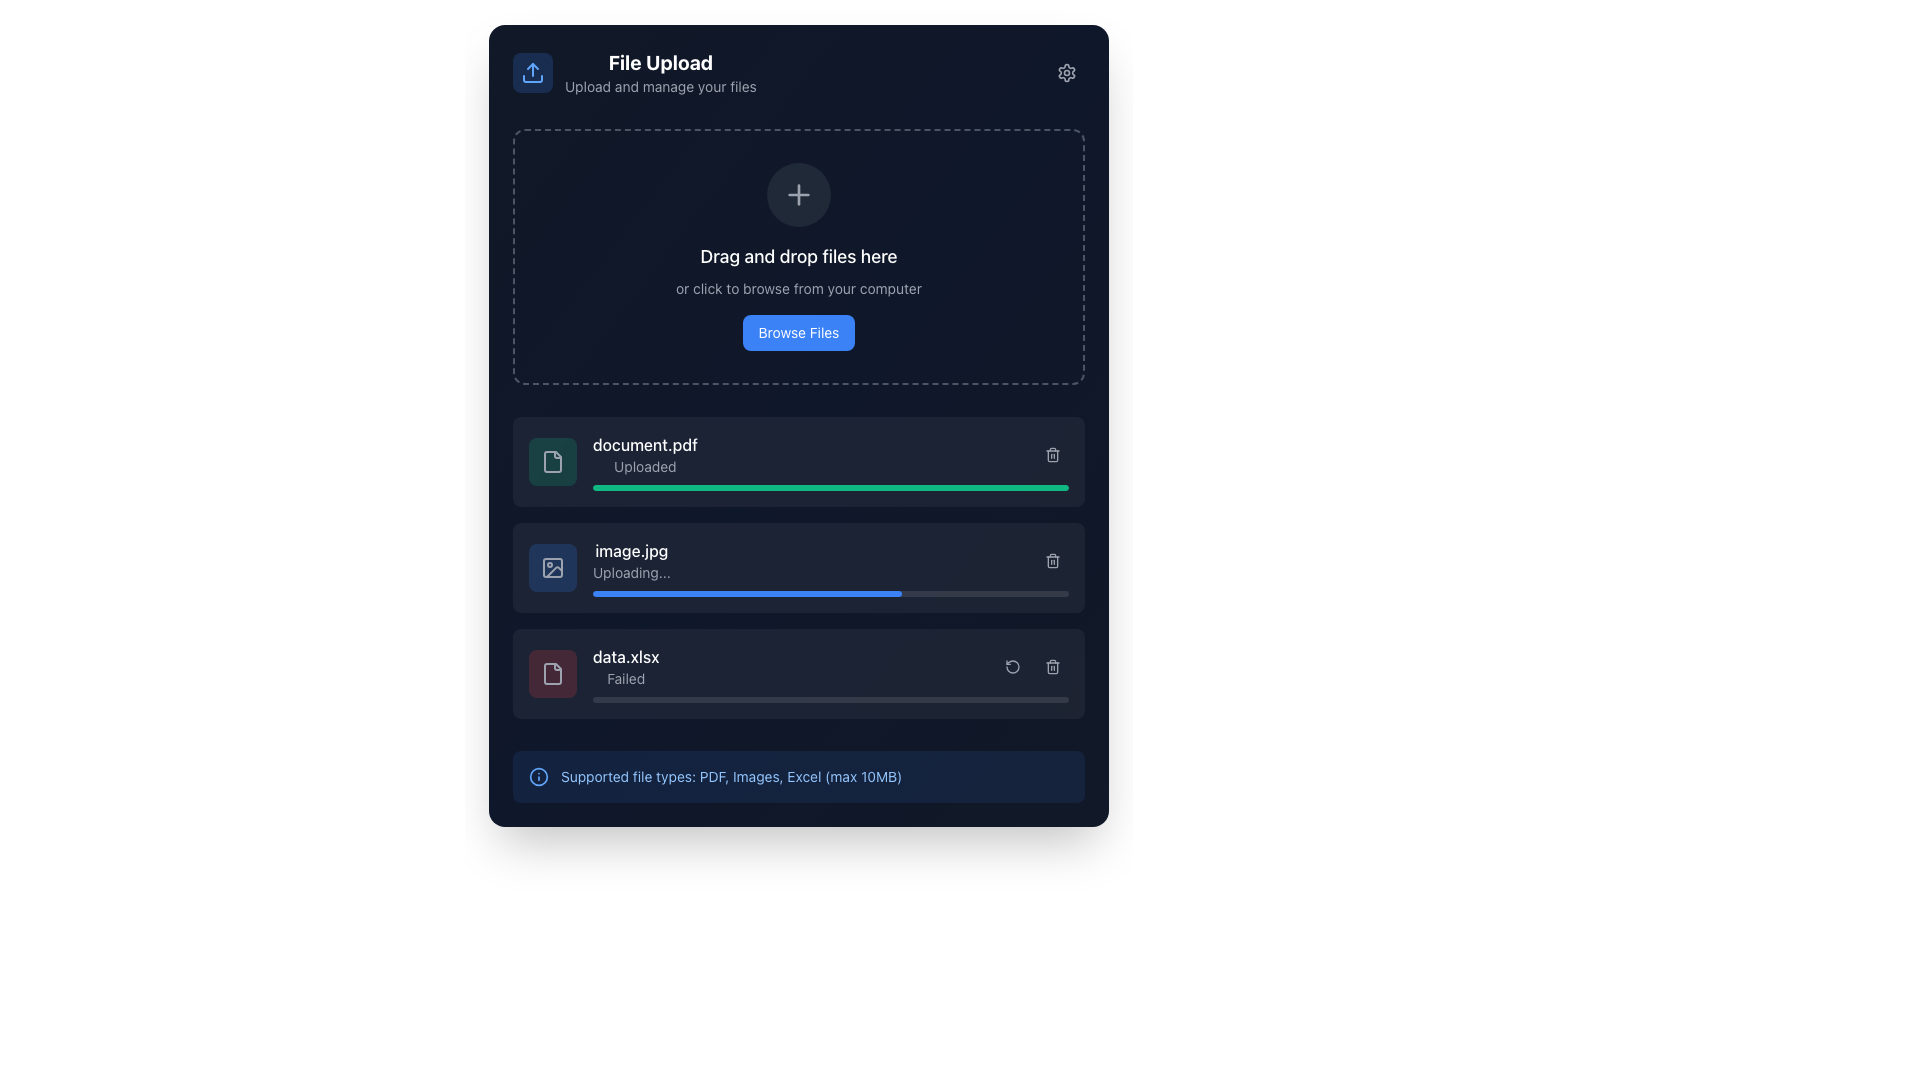 The image size is (1920, 1080). Describe the element at coordinates (797, 331) in the screenshot. I see `the button with a blue background and white text saying 'Browse Files'` at that location.